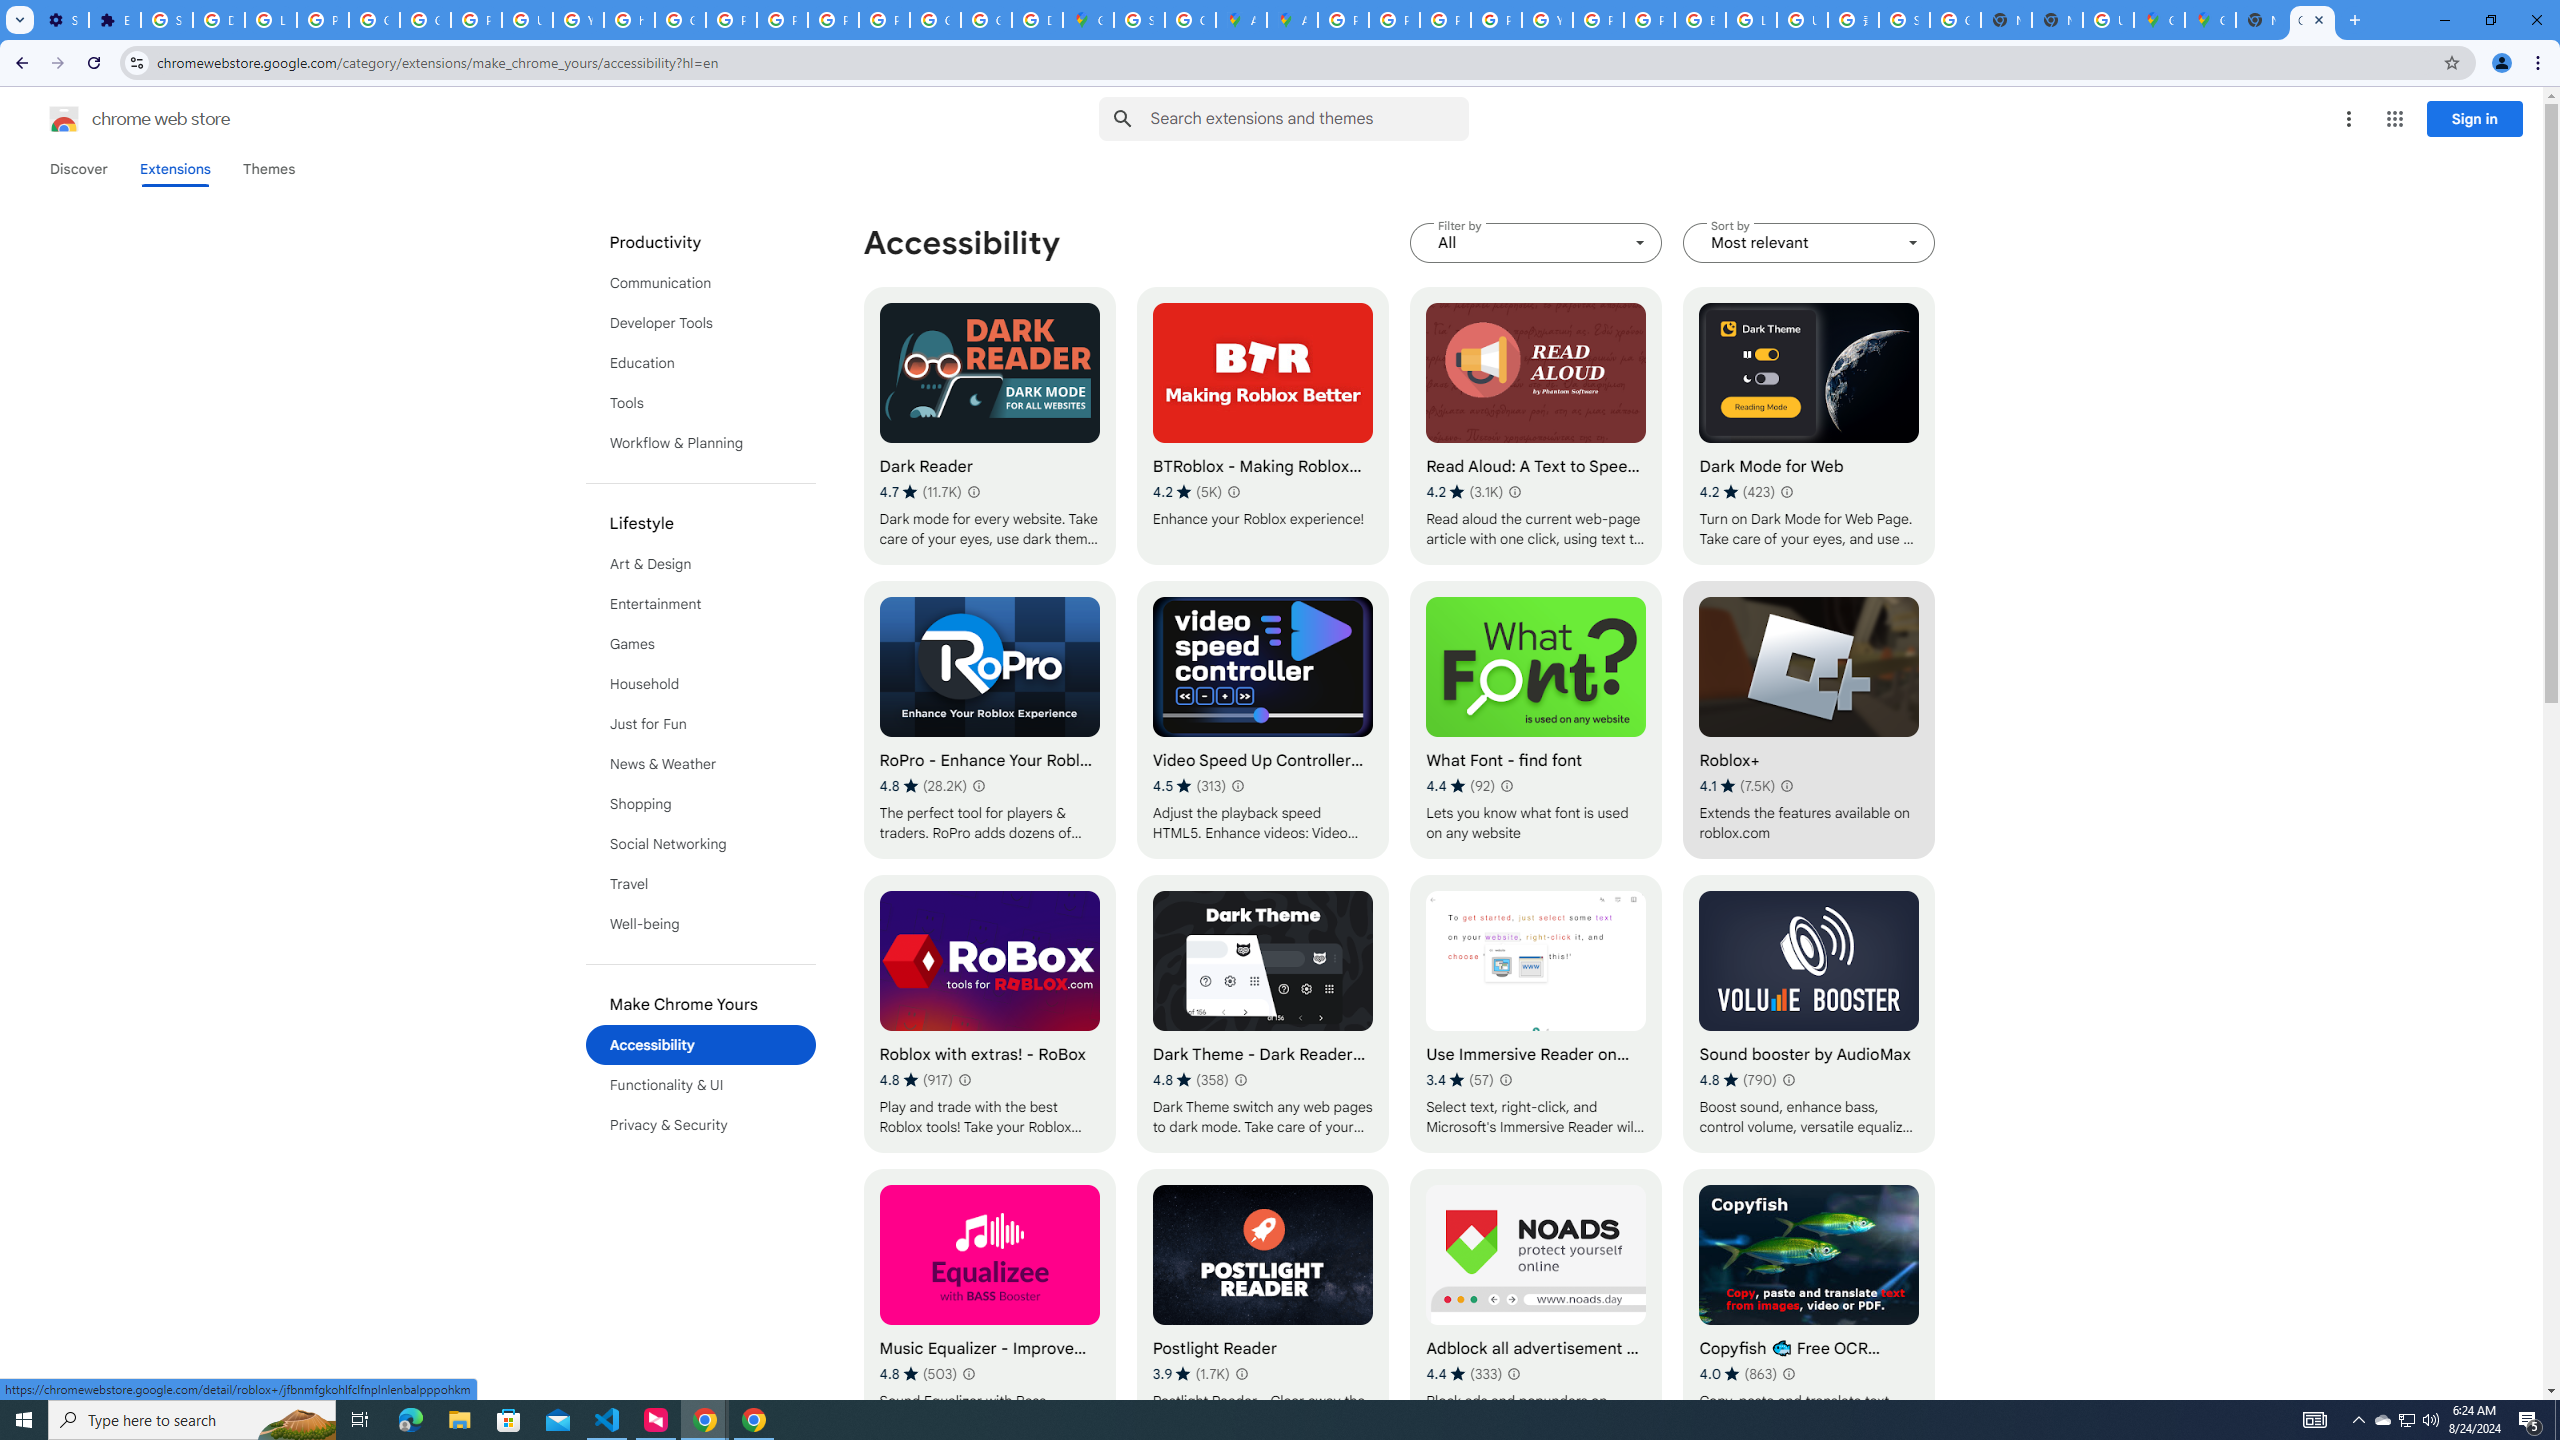 Image resolution: width=2560 pixels, height=1440 pixels. Describe the element at coordinates (701, 683) in the screenshot. I see `'List of categories in Chrome Web Store.'` at that location.